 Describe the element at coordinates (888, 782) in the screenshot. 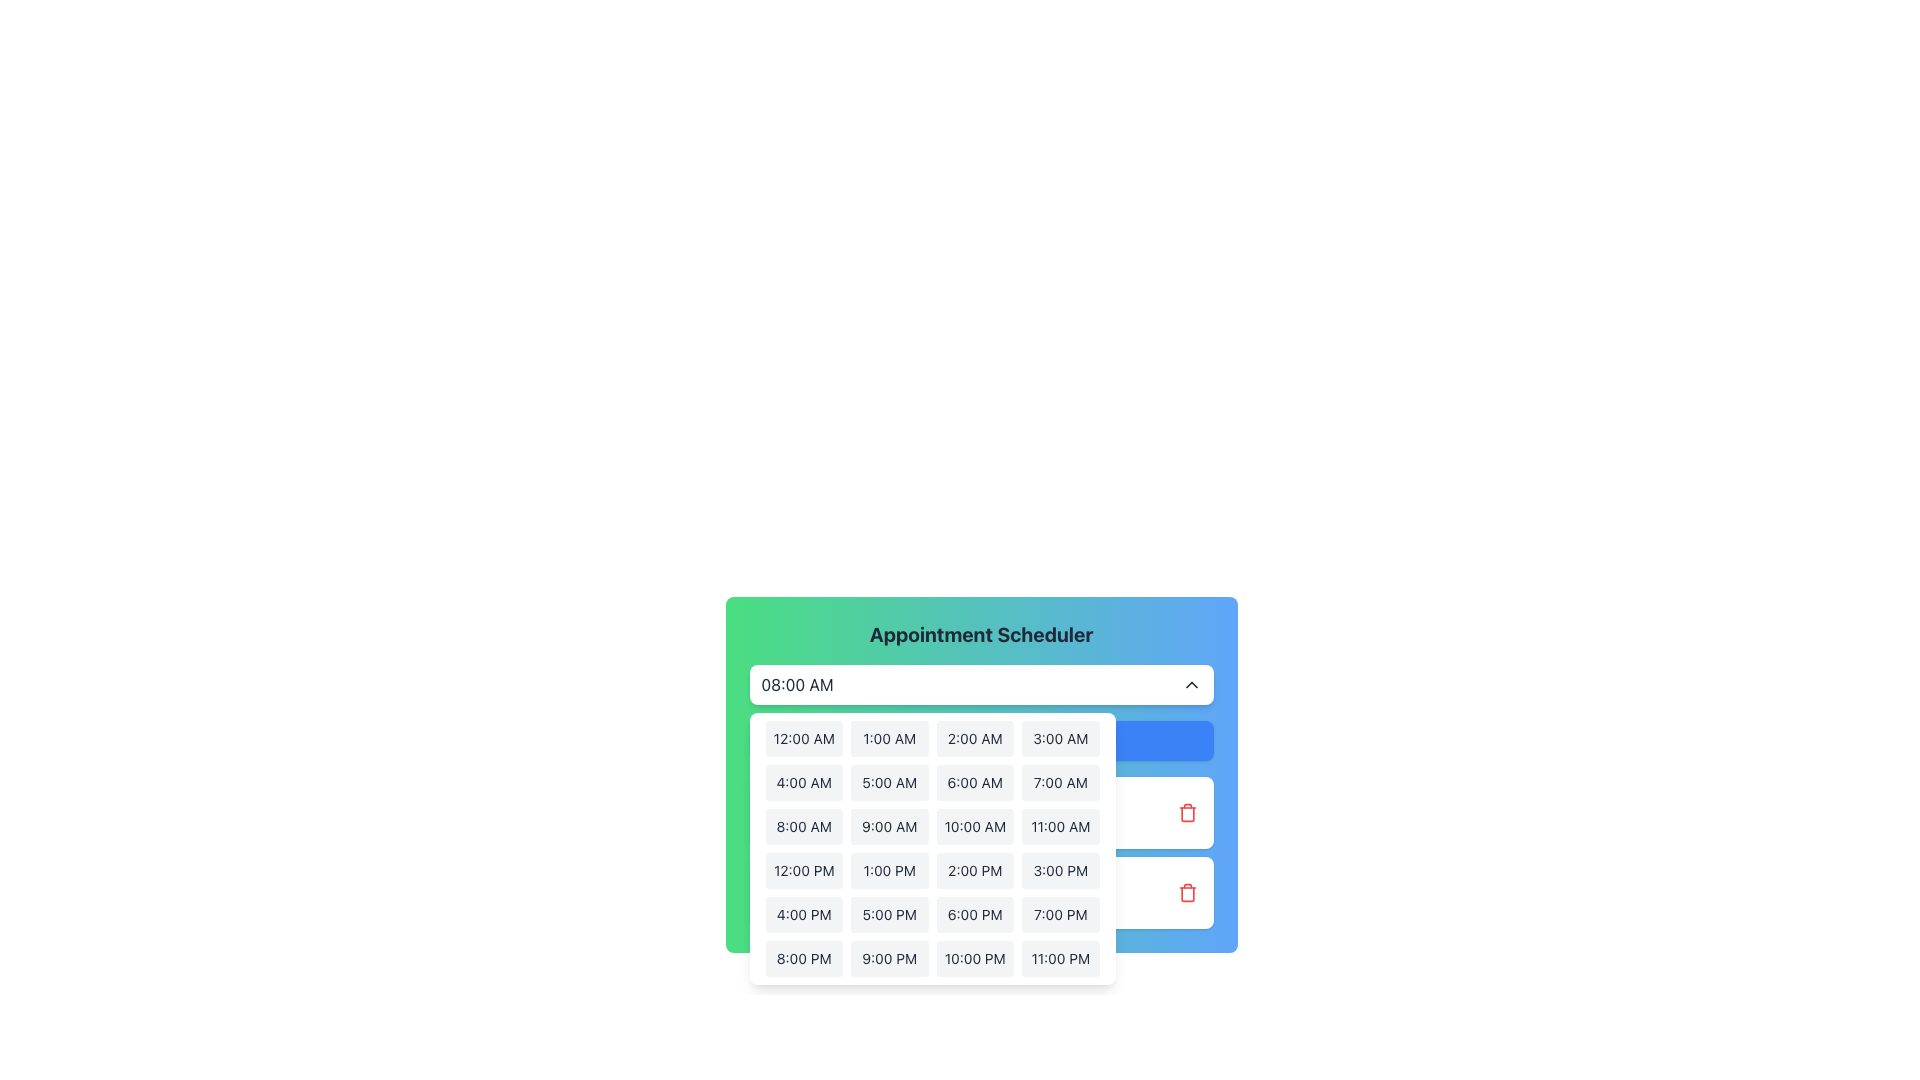

I see `the small rectangular button labeled '5:00 AM' to observe the background color change to green` at that location.